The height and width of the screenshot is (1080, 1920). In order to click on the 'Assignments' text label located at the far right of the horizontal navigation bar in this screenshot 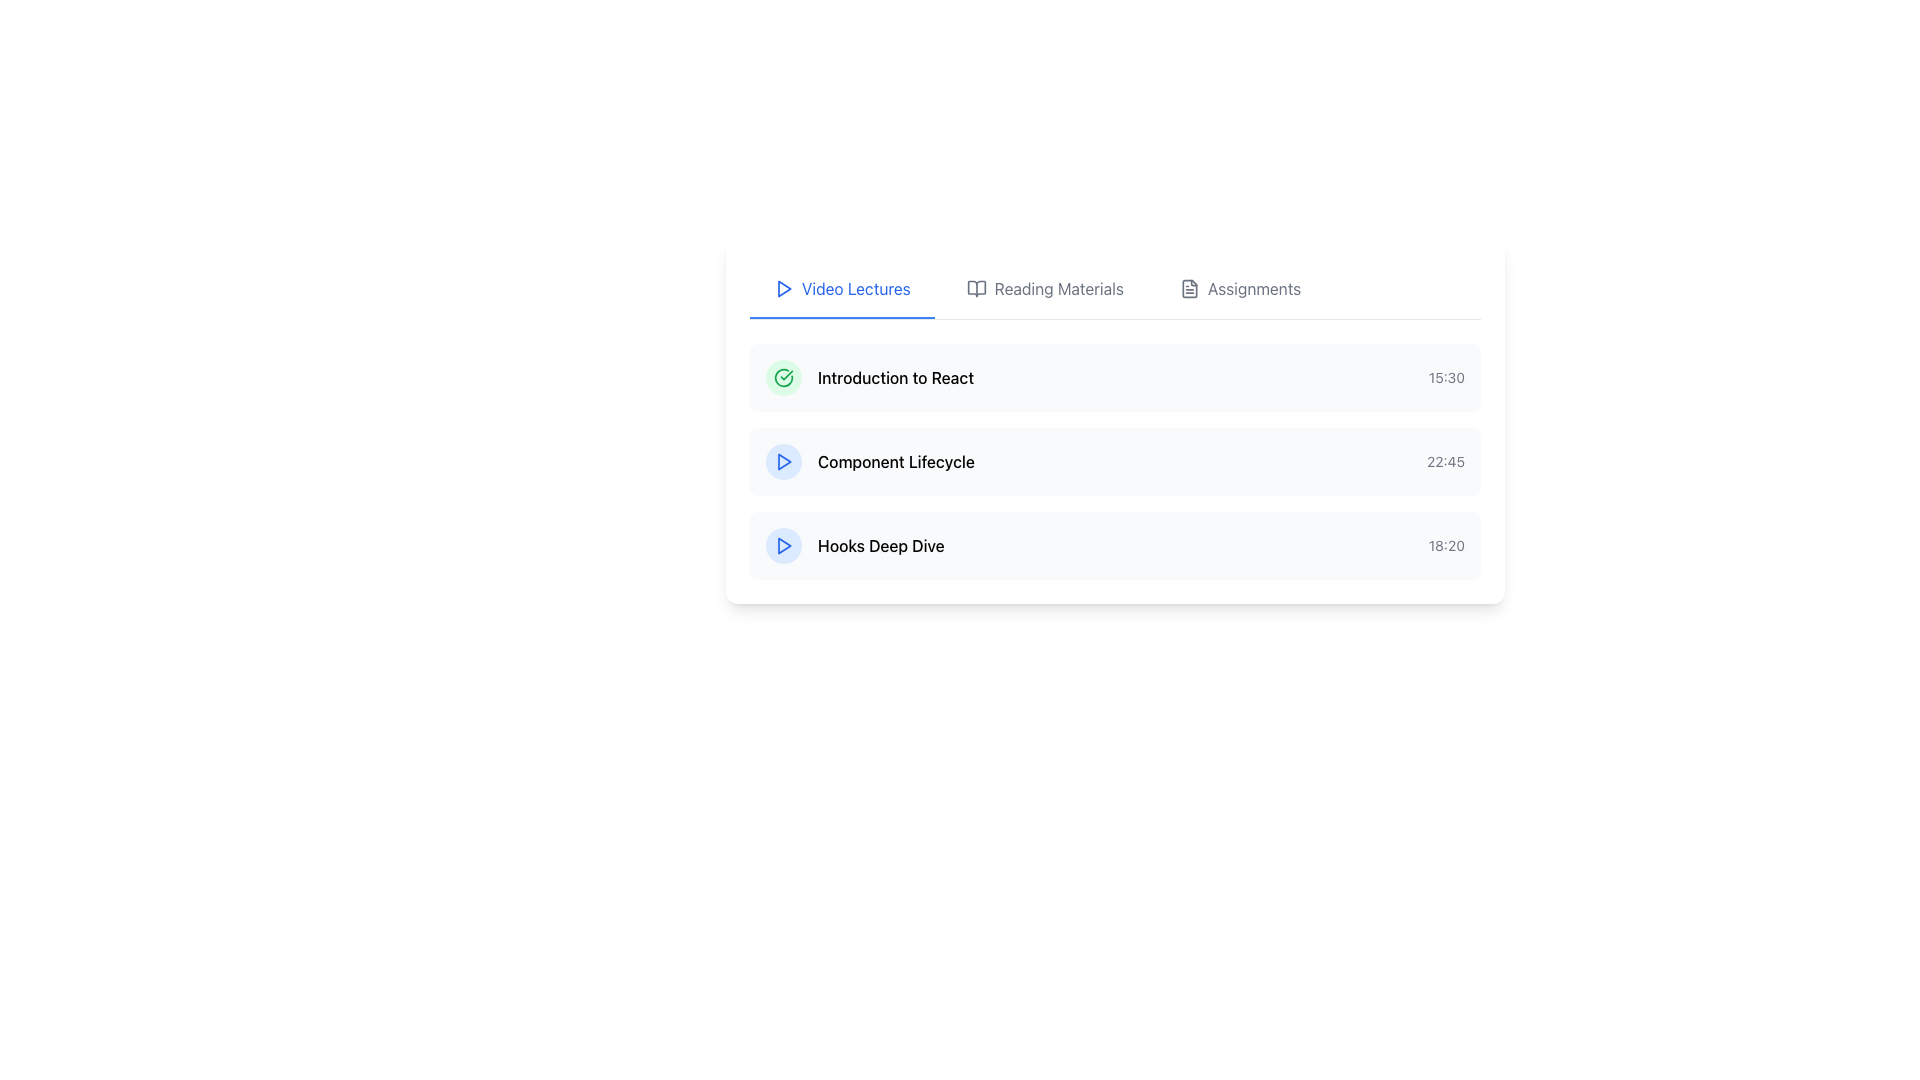, I will do `click(1253, 289)`.